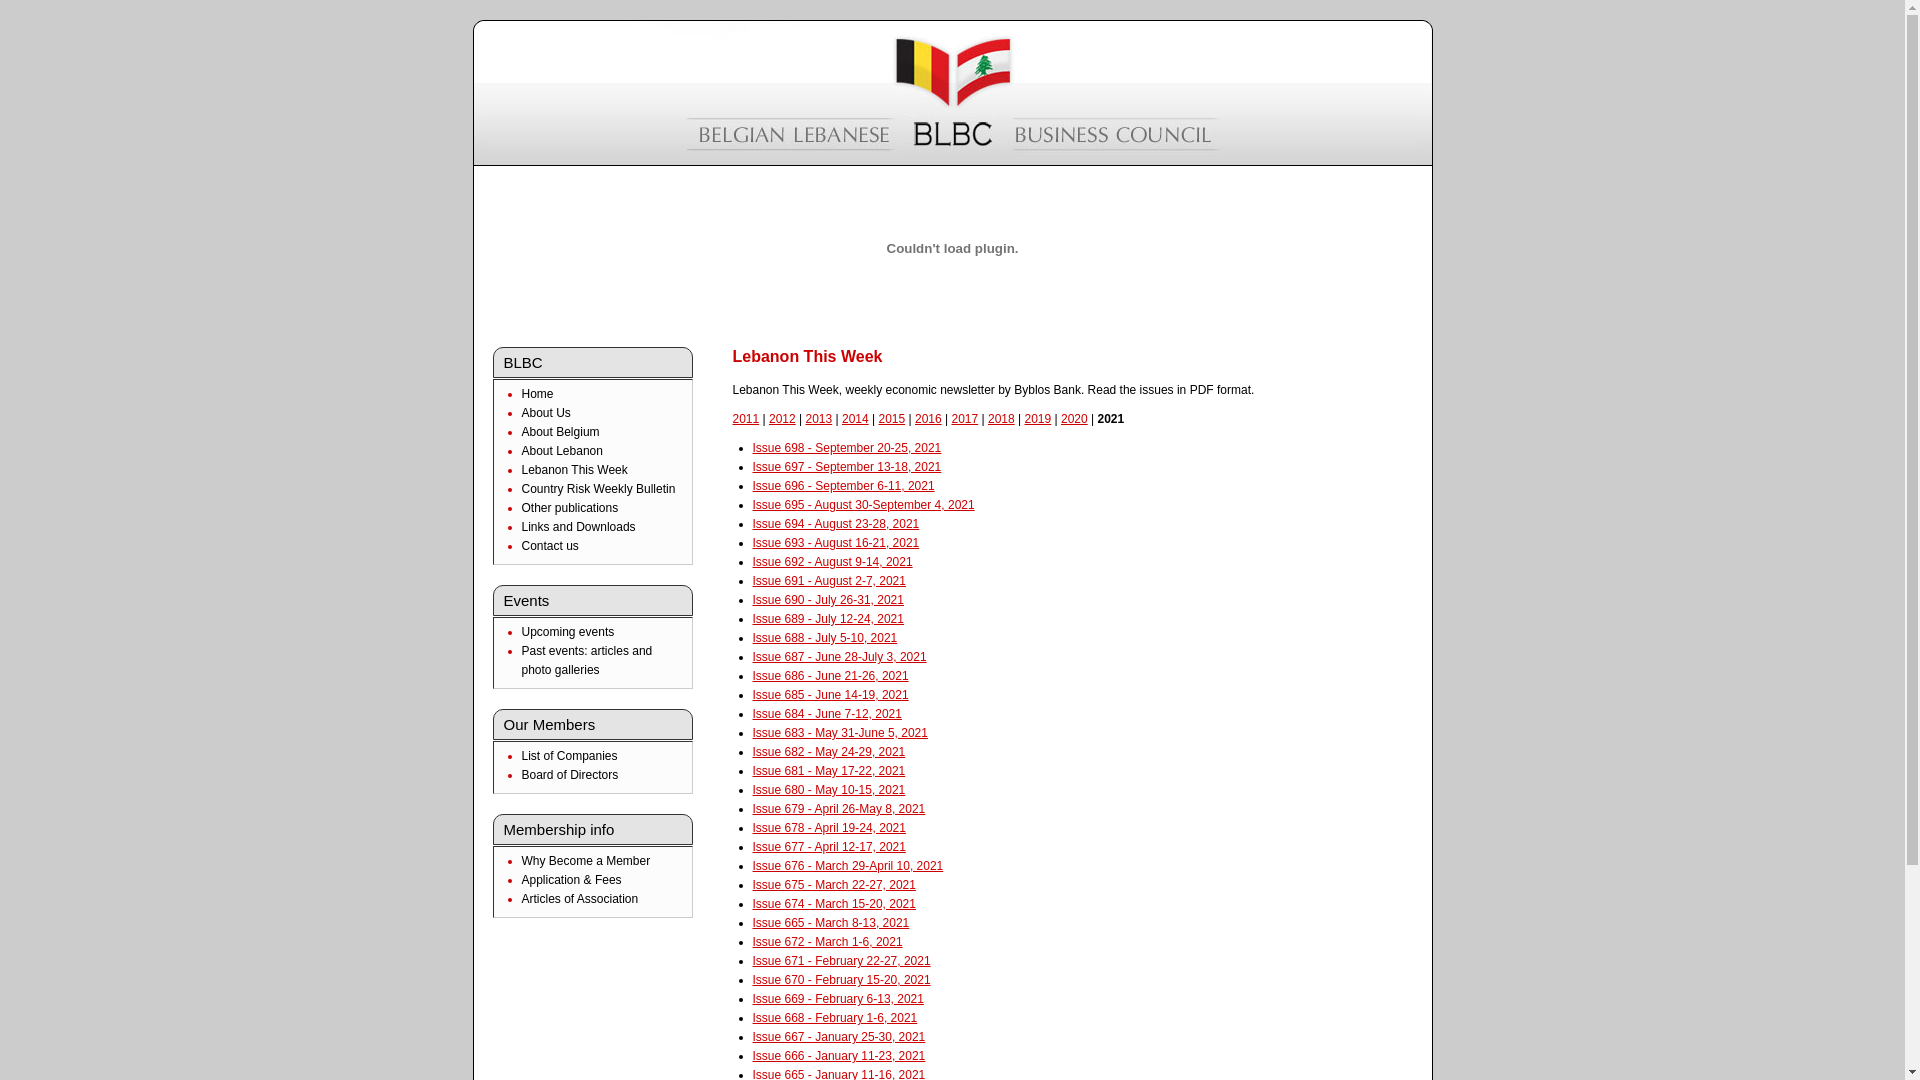 The image size is (1920, 1080). Describe the element at coordinates (569, 756) in the screenshot. I see `'List of Companies'` at that location.